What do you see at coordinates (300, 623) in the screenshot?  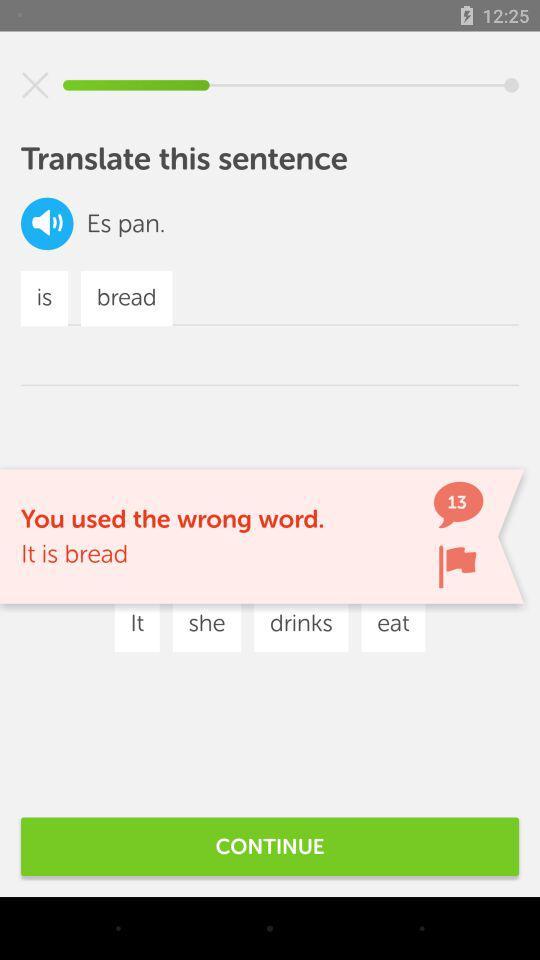 I see `icon to the left of the eat item` at bounding box center [300, 623].